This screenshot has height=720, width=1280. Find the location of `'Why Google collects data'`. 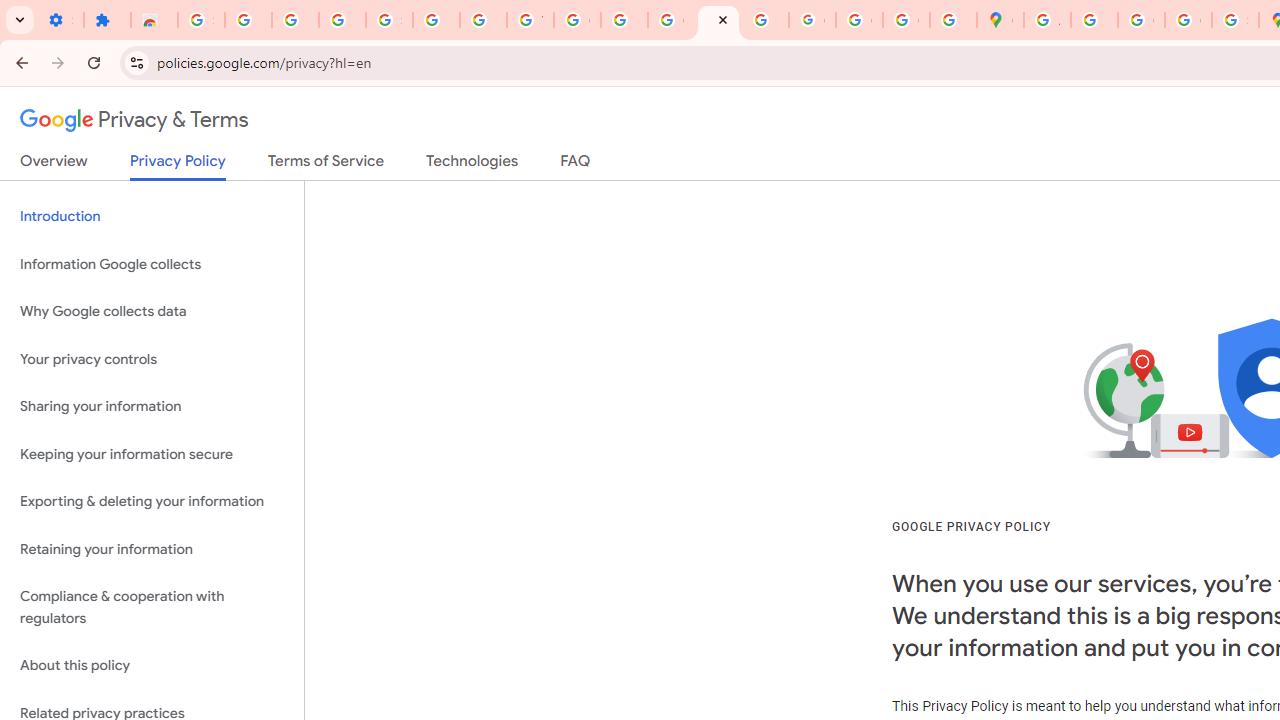

'Why Google collects data' is located at coordinates (151, 312).